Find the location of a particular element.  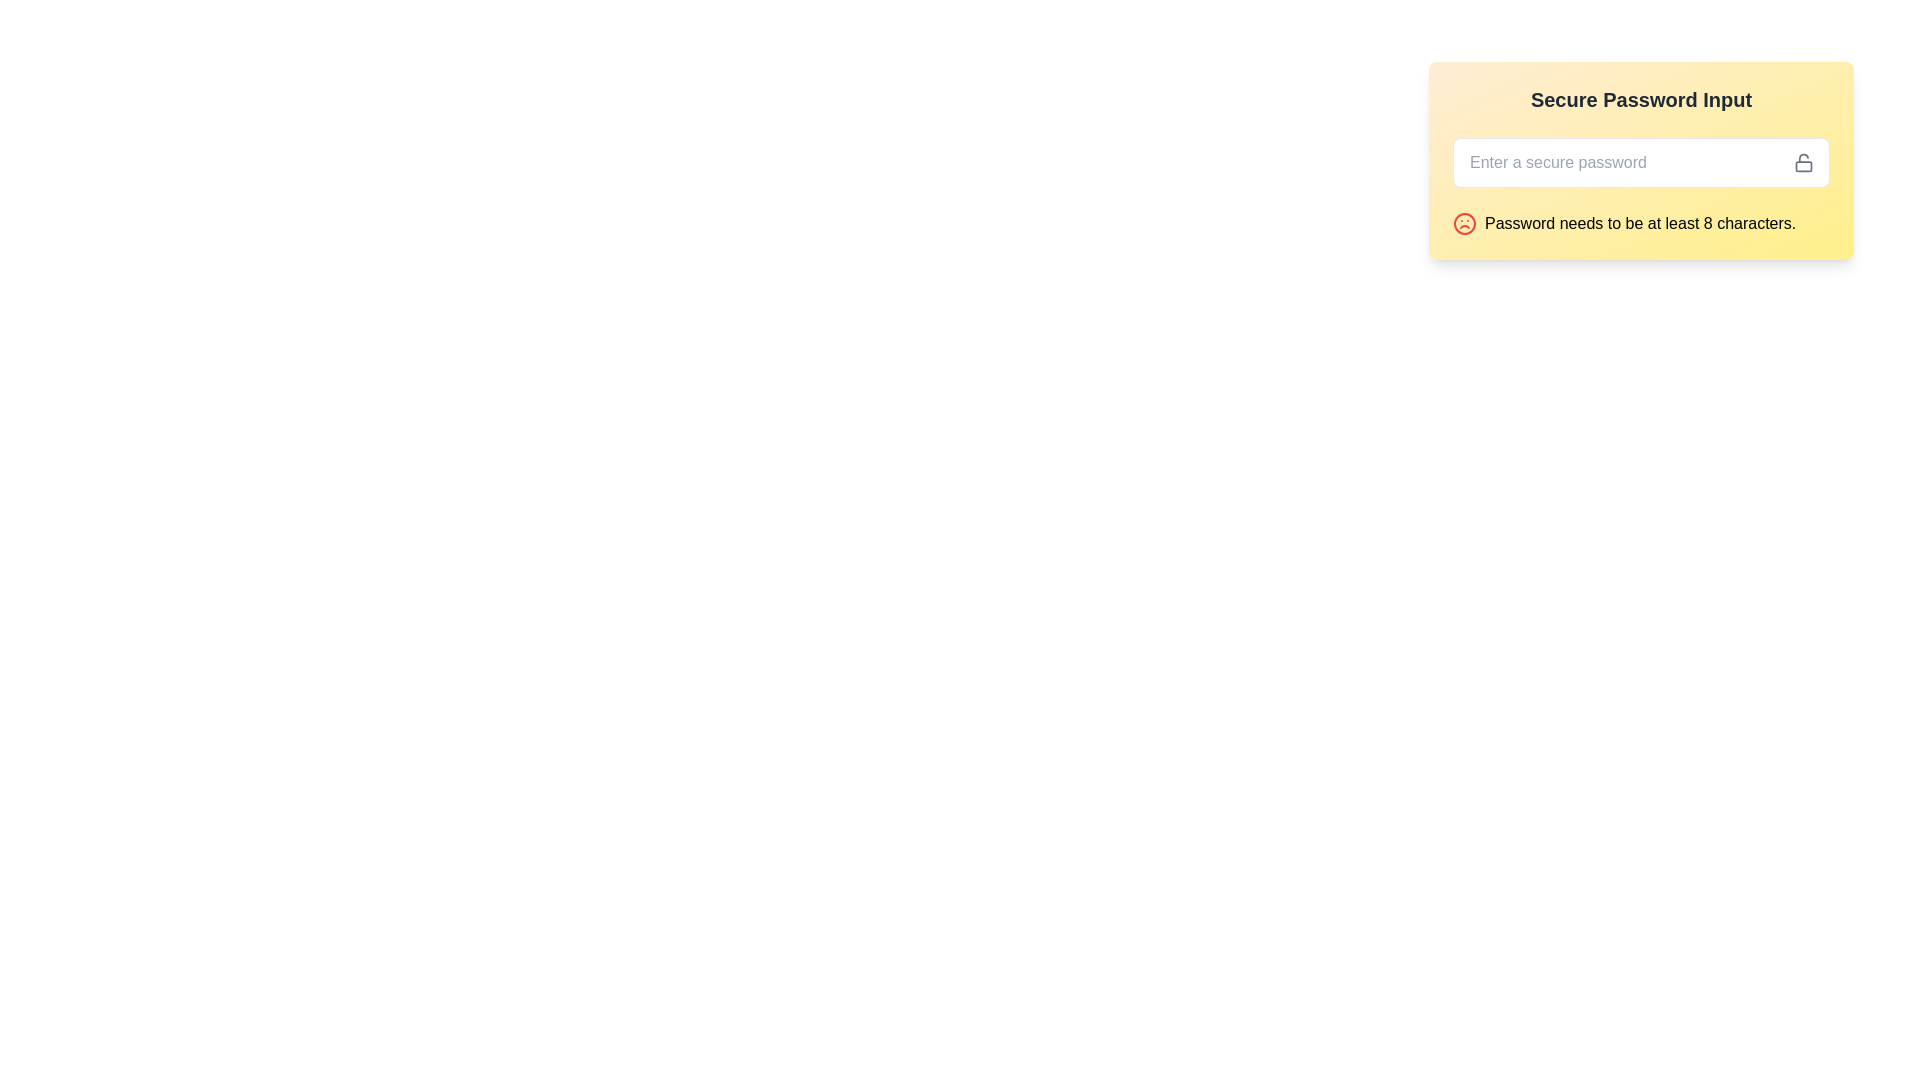

the warning text label displaying 'Password needs to be at least 8 characters' located below the password input field in the 'Secure Password Input' section is located at coordinates (1640, 223).